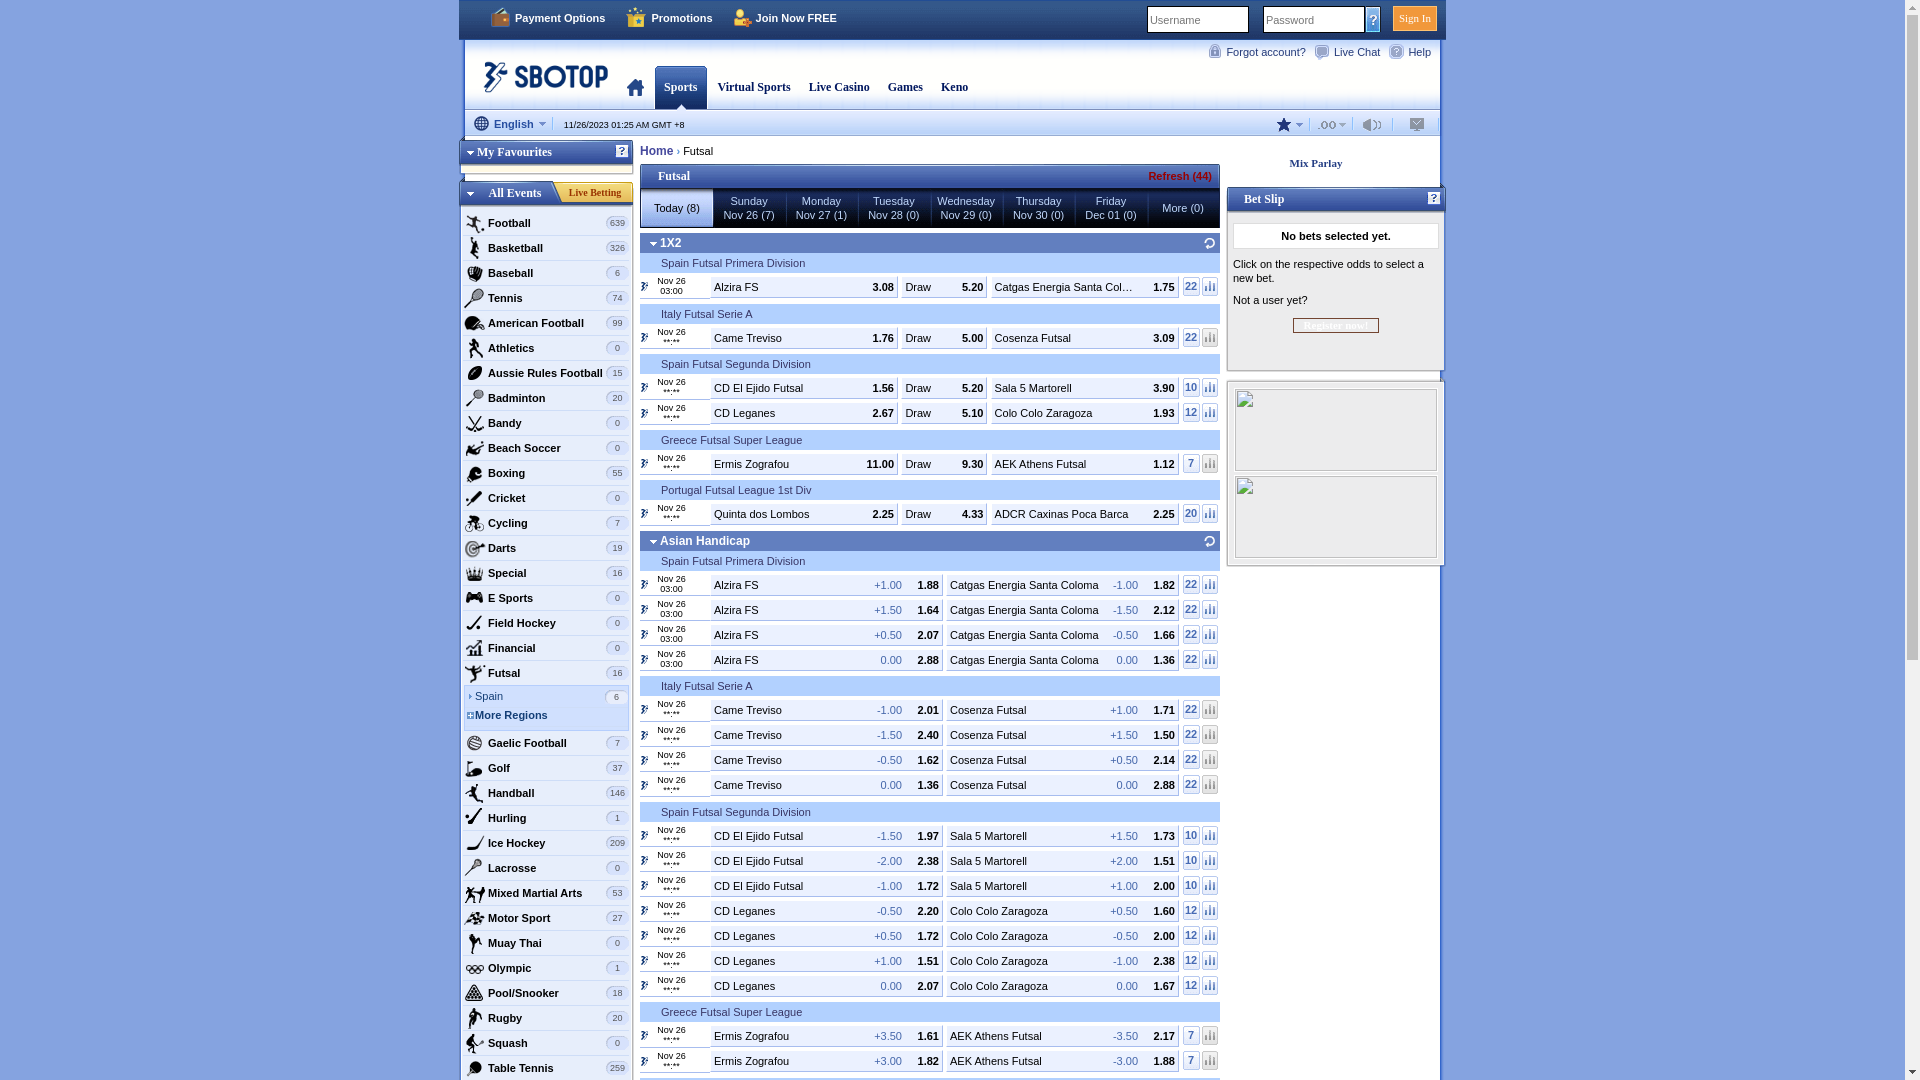 This screenshot has width=1920, height=1080. What do you see at coordinates (1083, 411) in the screenshot?
I see `'1.93` at bounding box center [1083, 411].